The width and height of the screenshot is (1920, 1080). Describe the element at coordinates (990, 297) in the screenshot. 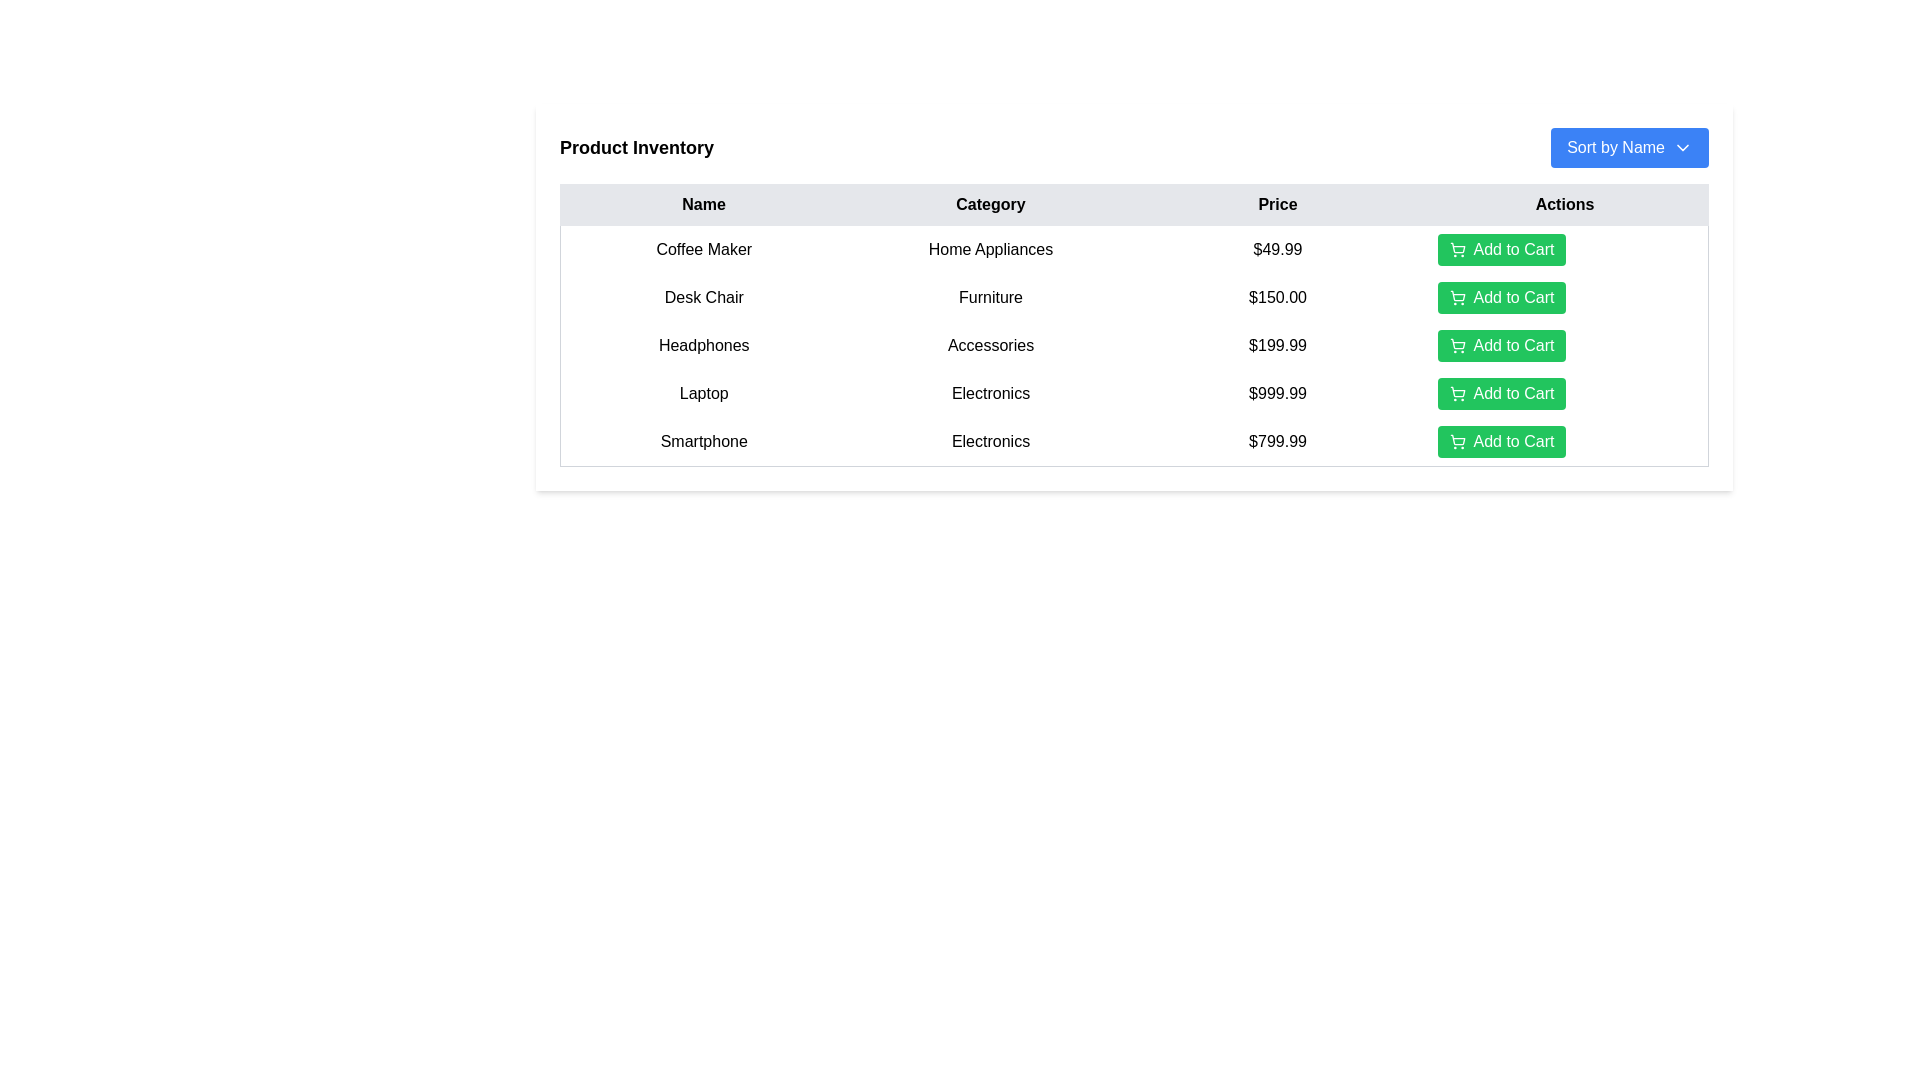

I see `the 'Furniture' label in the second row of the table under the 'Category' column` at that location.